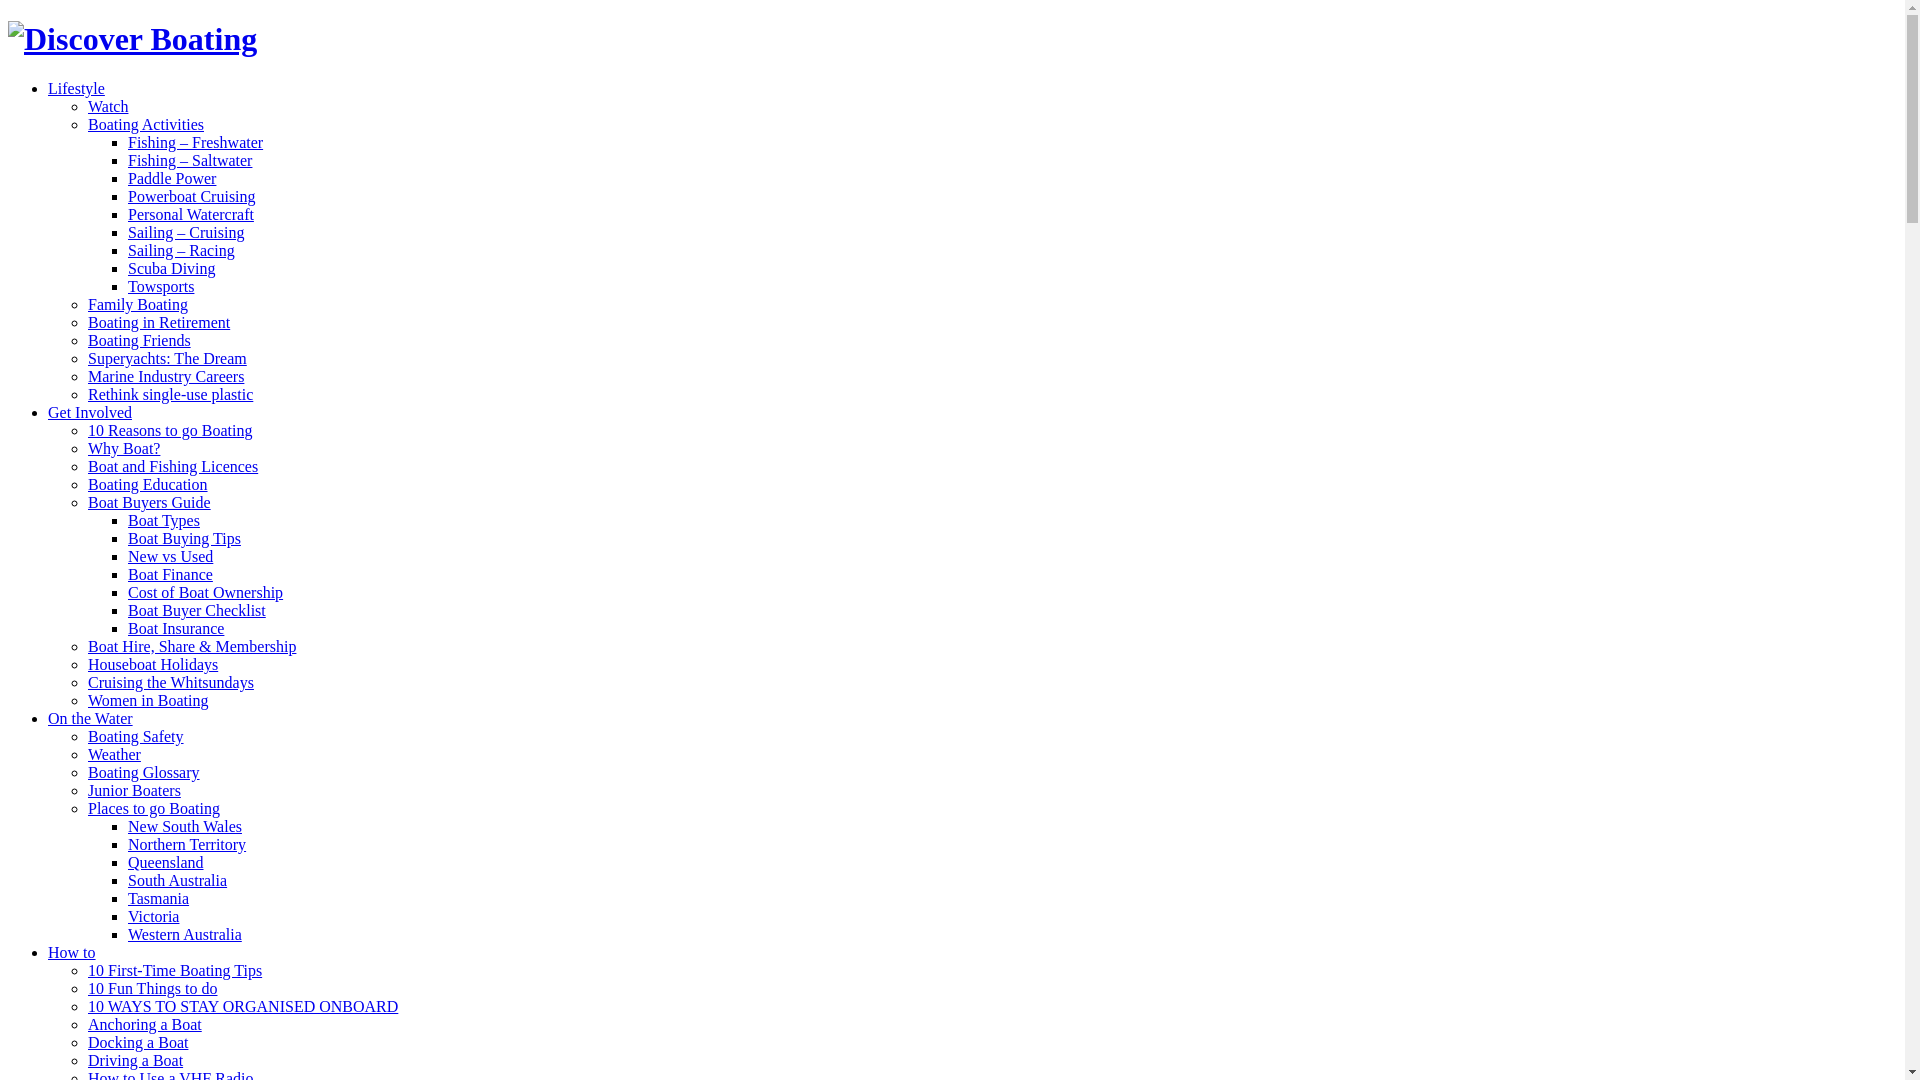  Describe the element at coordinates (123, 447) in the screenshot. I see `'Why Boat?'` at that location.